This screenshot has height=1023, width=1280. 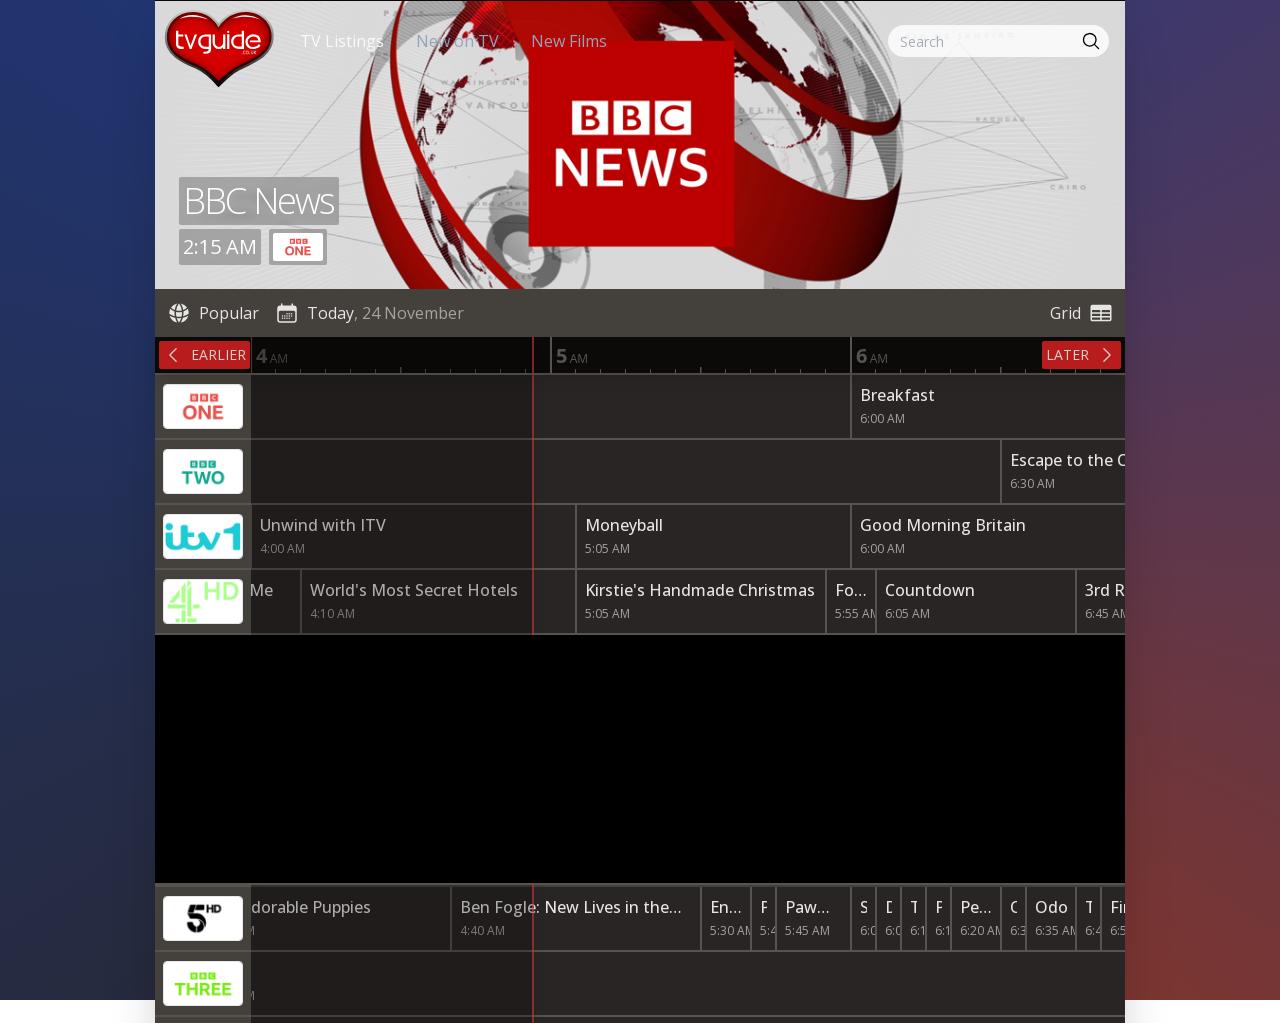 I want to click on '4:00 AM', so click(x=258, y=547).